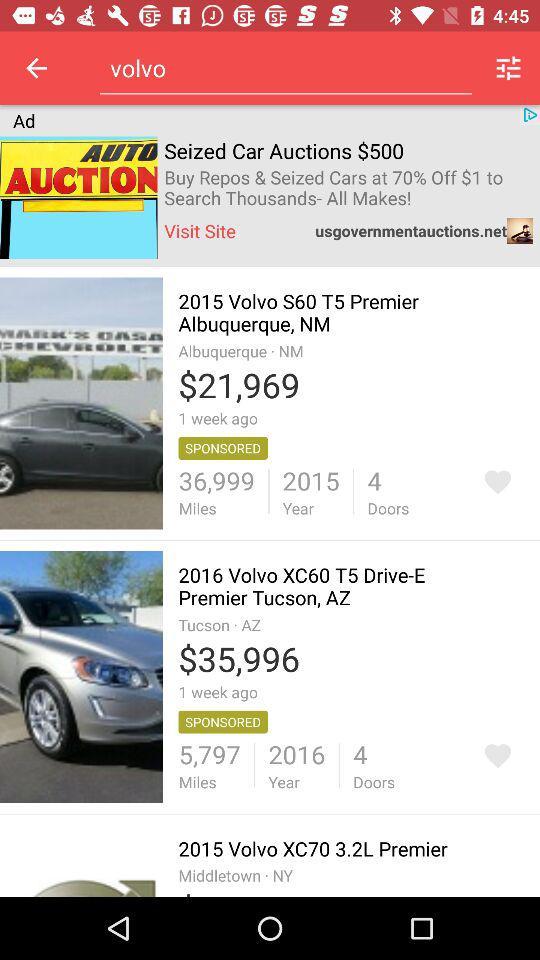 The image size is (540, 960). I want to click on to favorites, so click(496, 755).